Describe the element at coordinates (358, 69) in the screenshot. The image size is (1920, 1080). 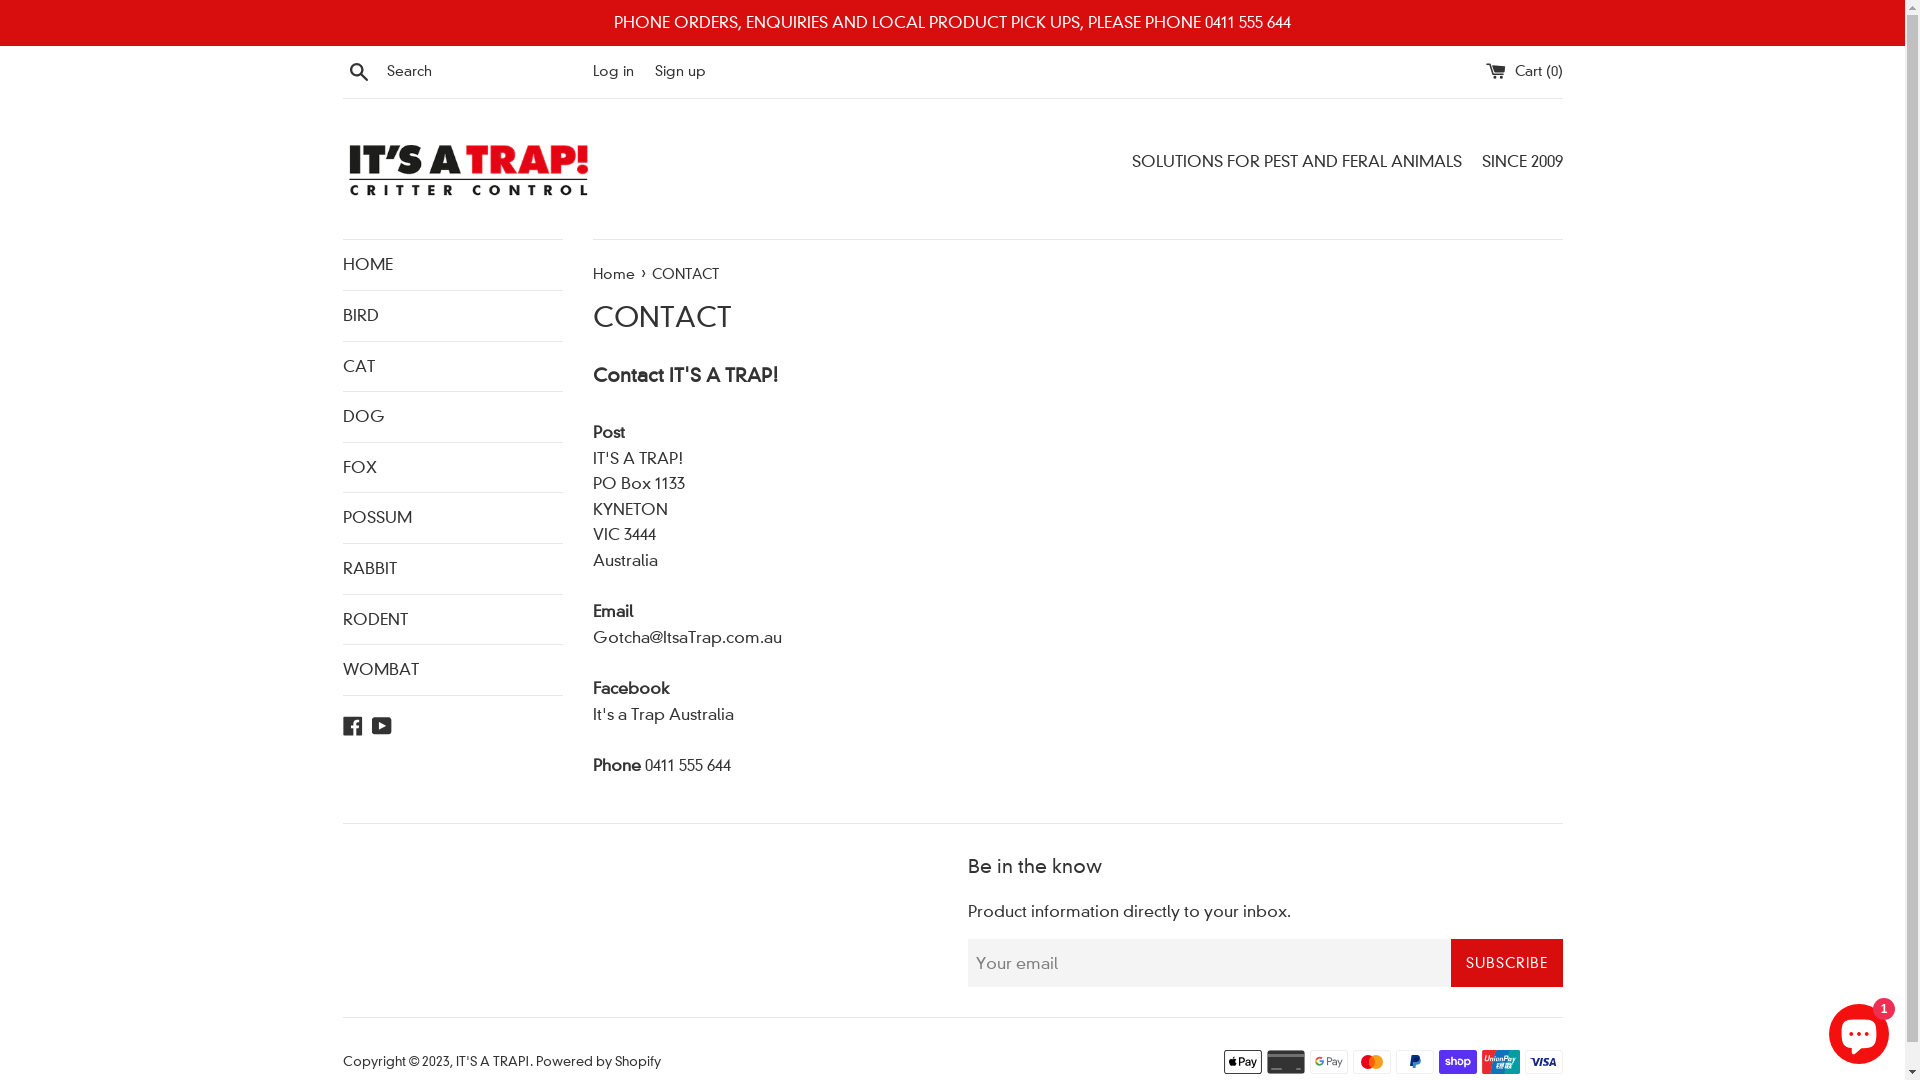
I see `'Search'` at that location.